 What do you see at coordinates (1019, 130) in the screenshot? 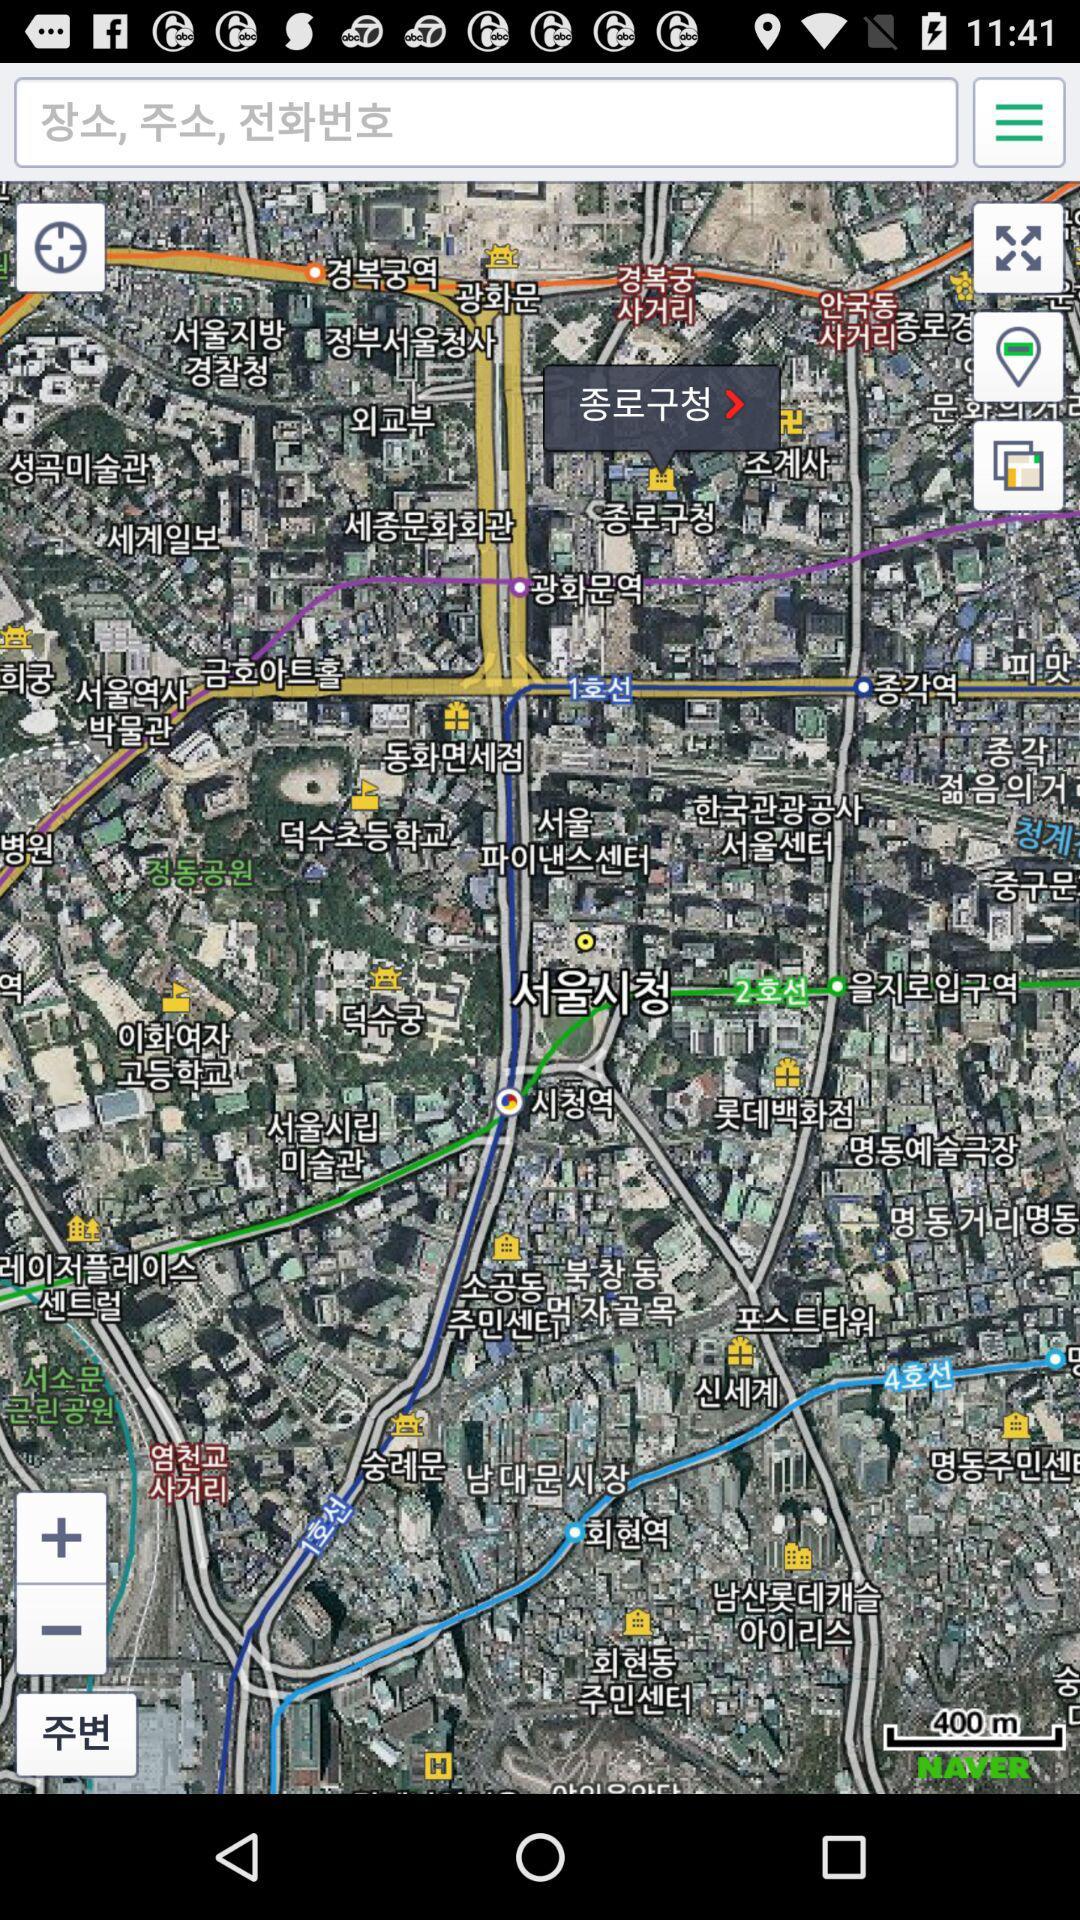
I see `the menu icon` at bounding box center [1019, 130].